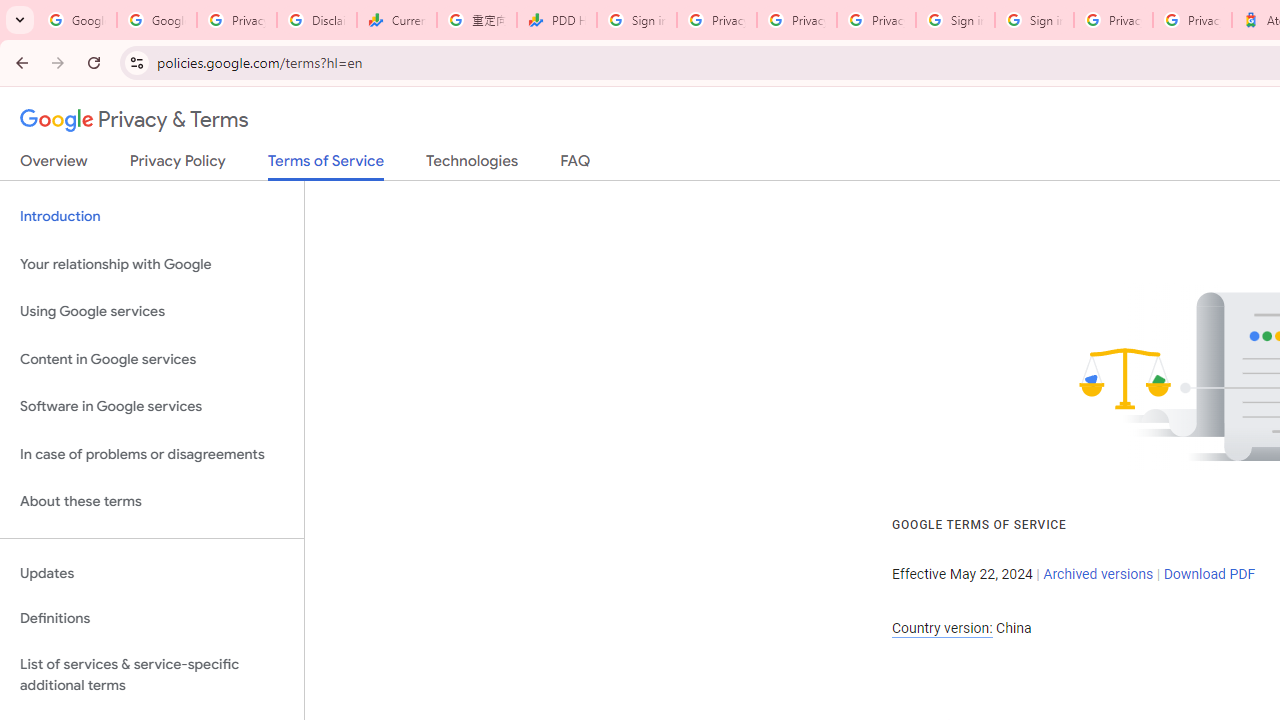  I want to click on 'Privacy & Terms', so click(134, 120).